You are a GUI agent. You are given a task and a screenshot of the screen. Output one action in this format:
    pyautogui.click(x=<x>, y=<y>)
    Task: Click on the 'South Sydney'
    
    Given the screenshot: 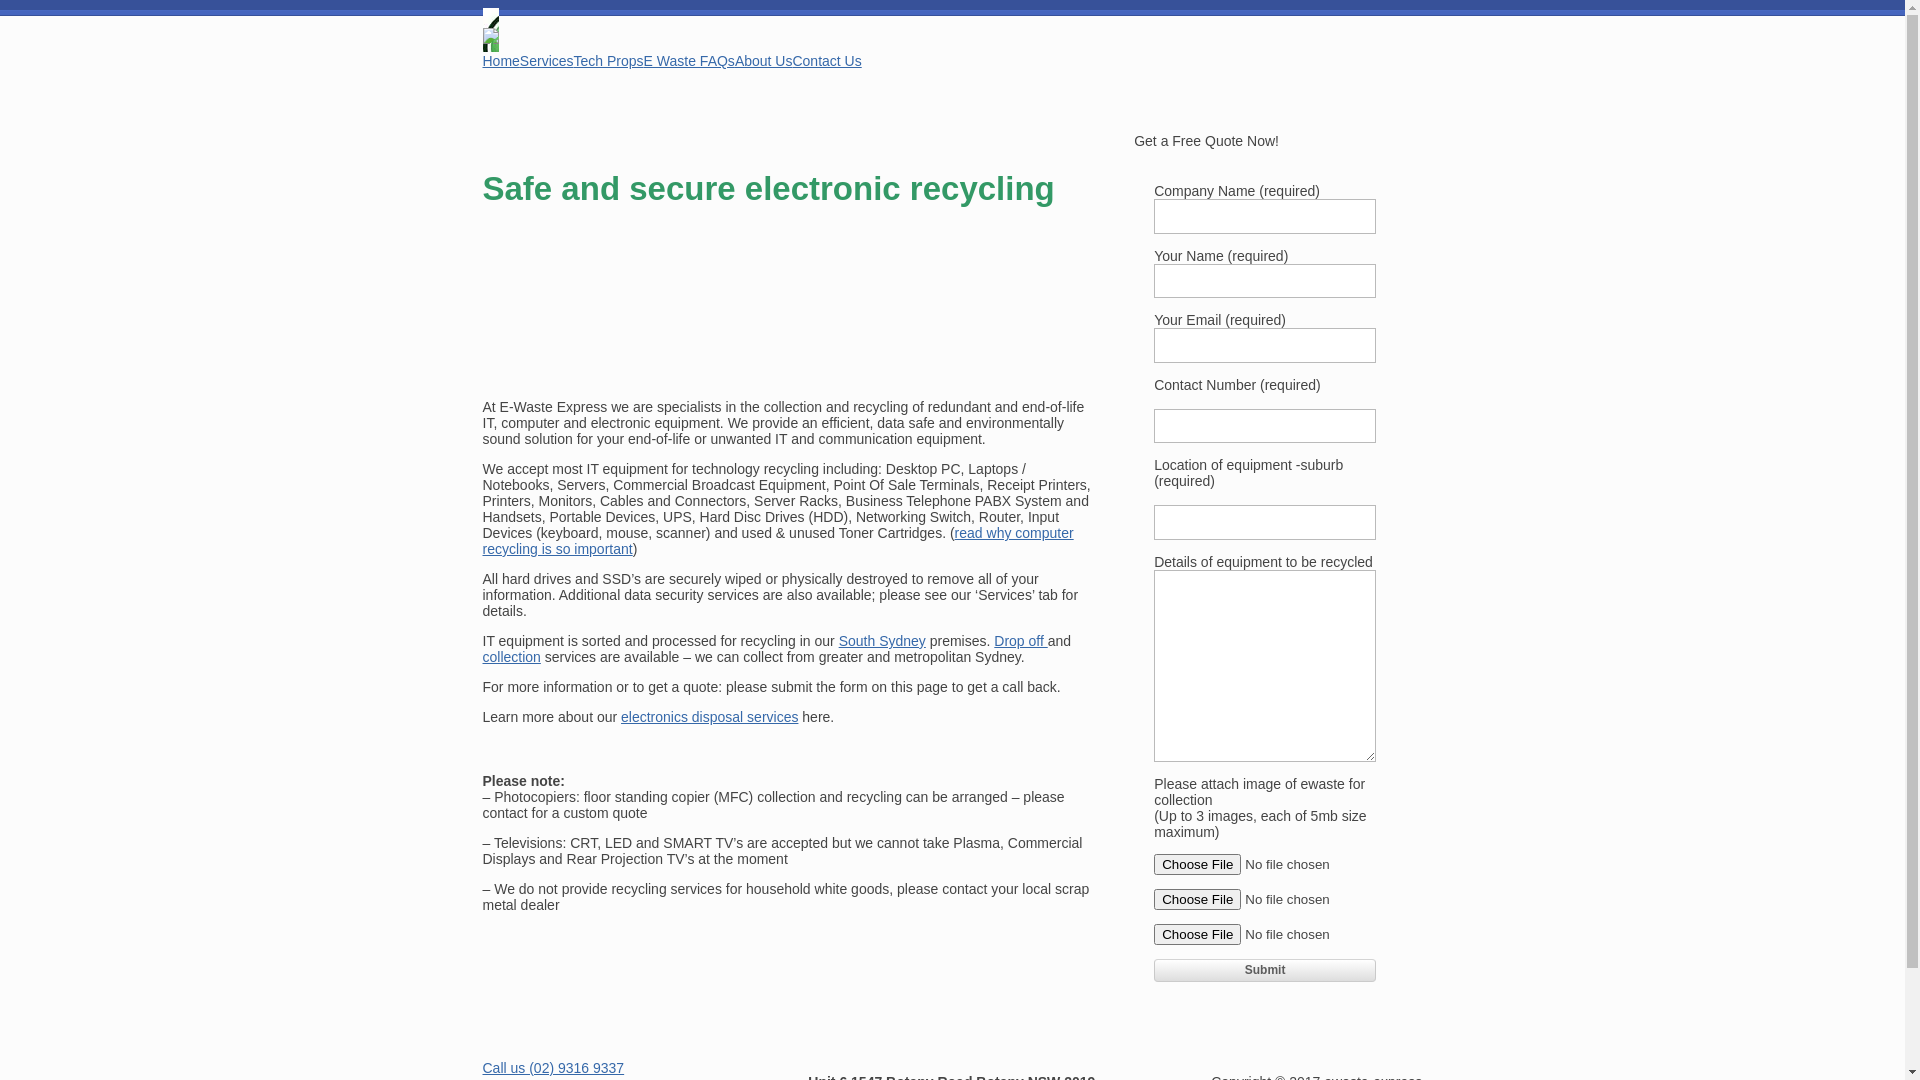 What is the action you would take?
    pyautogui.click(x=881, y=640)
    